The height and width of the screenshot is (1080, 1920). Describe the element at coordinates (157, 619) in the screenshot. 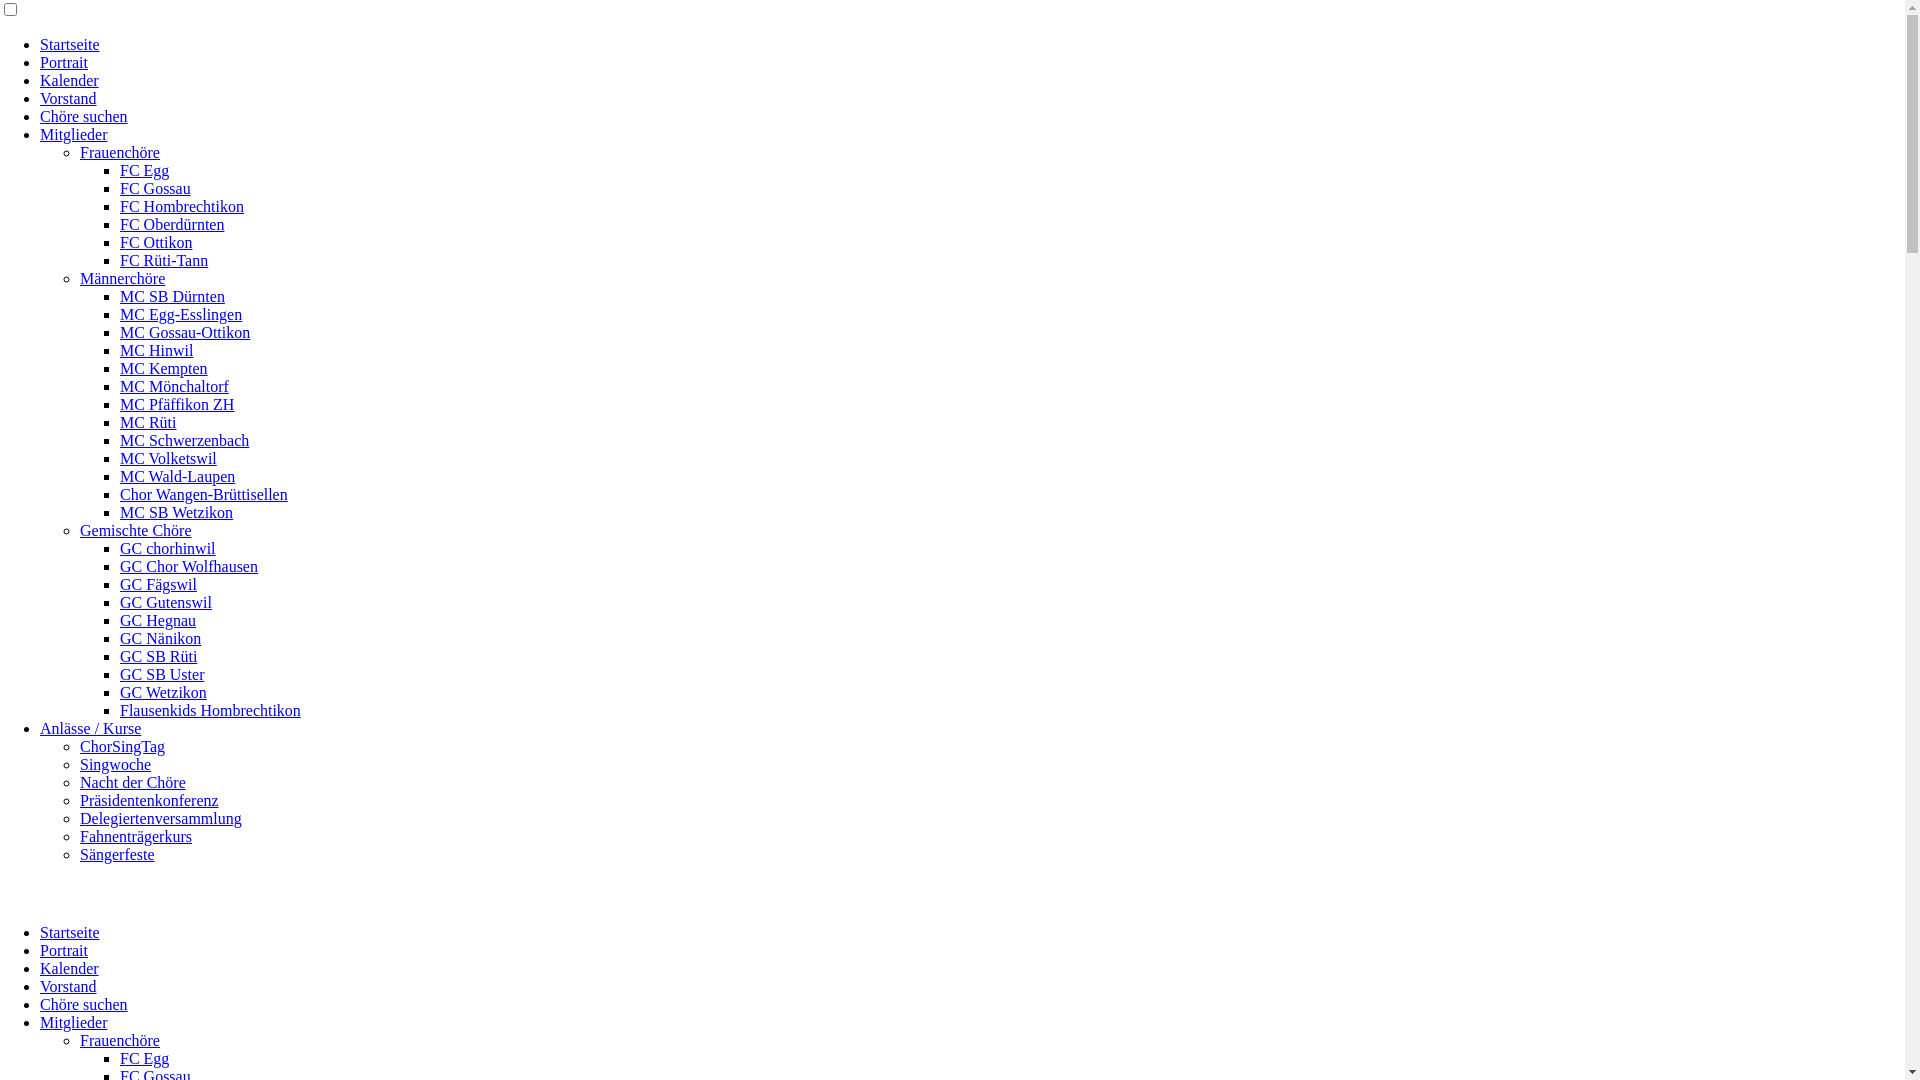

I see `'GC Hegnau'` at that location.